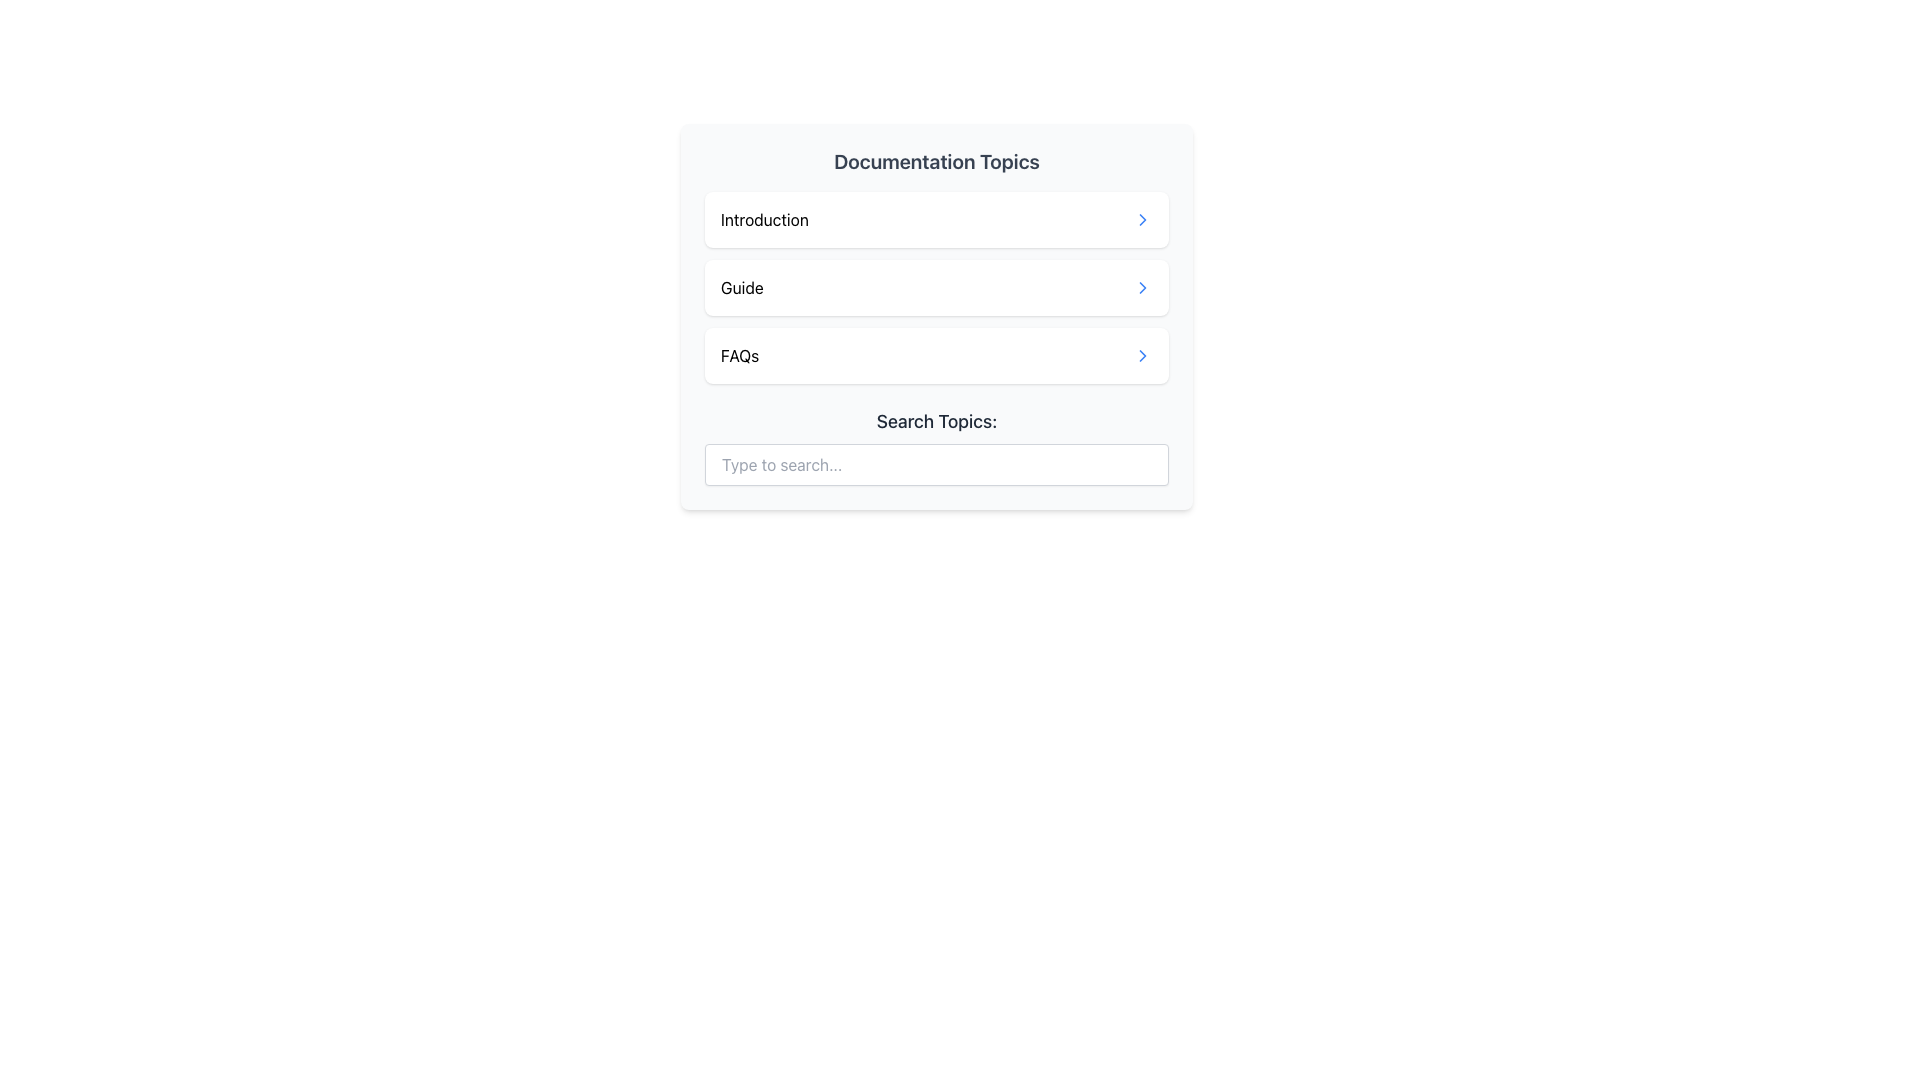  I want to click on the links in the 'Documentation Topics' navigation menu, so click(935, 315).